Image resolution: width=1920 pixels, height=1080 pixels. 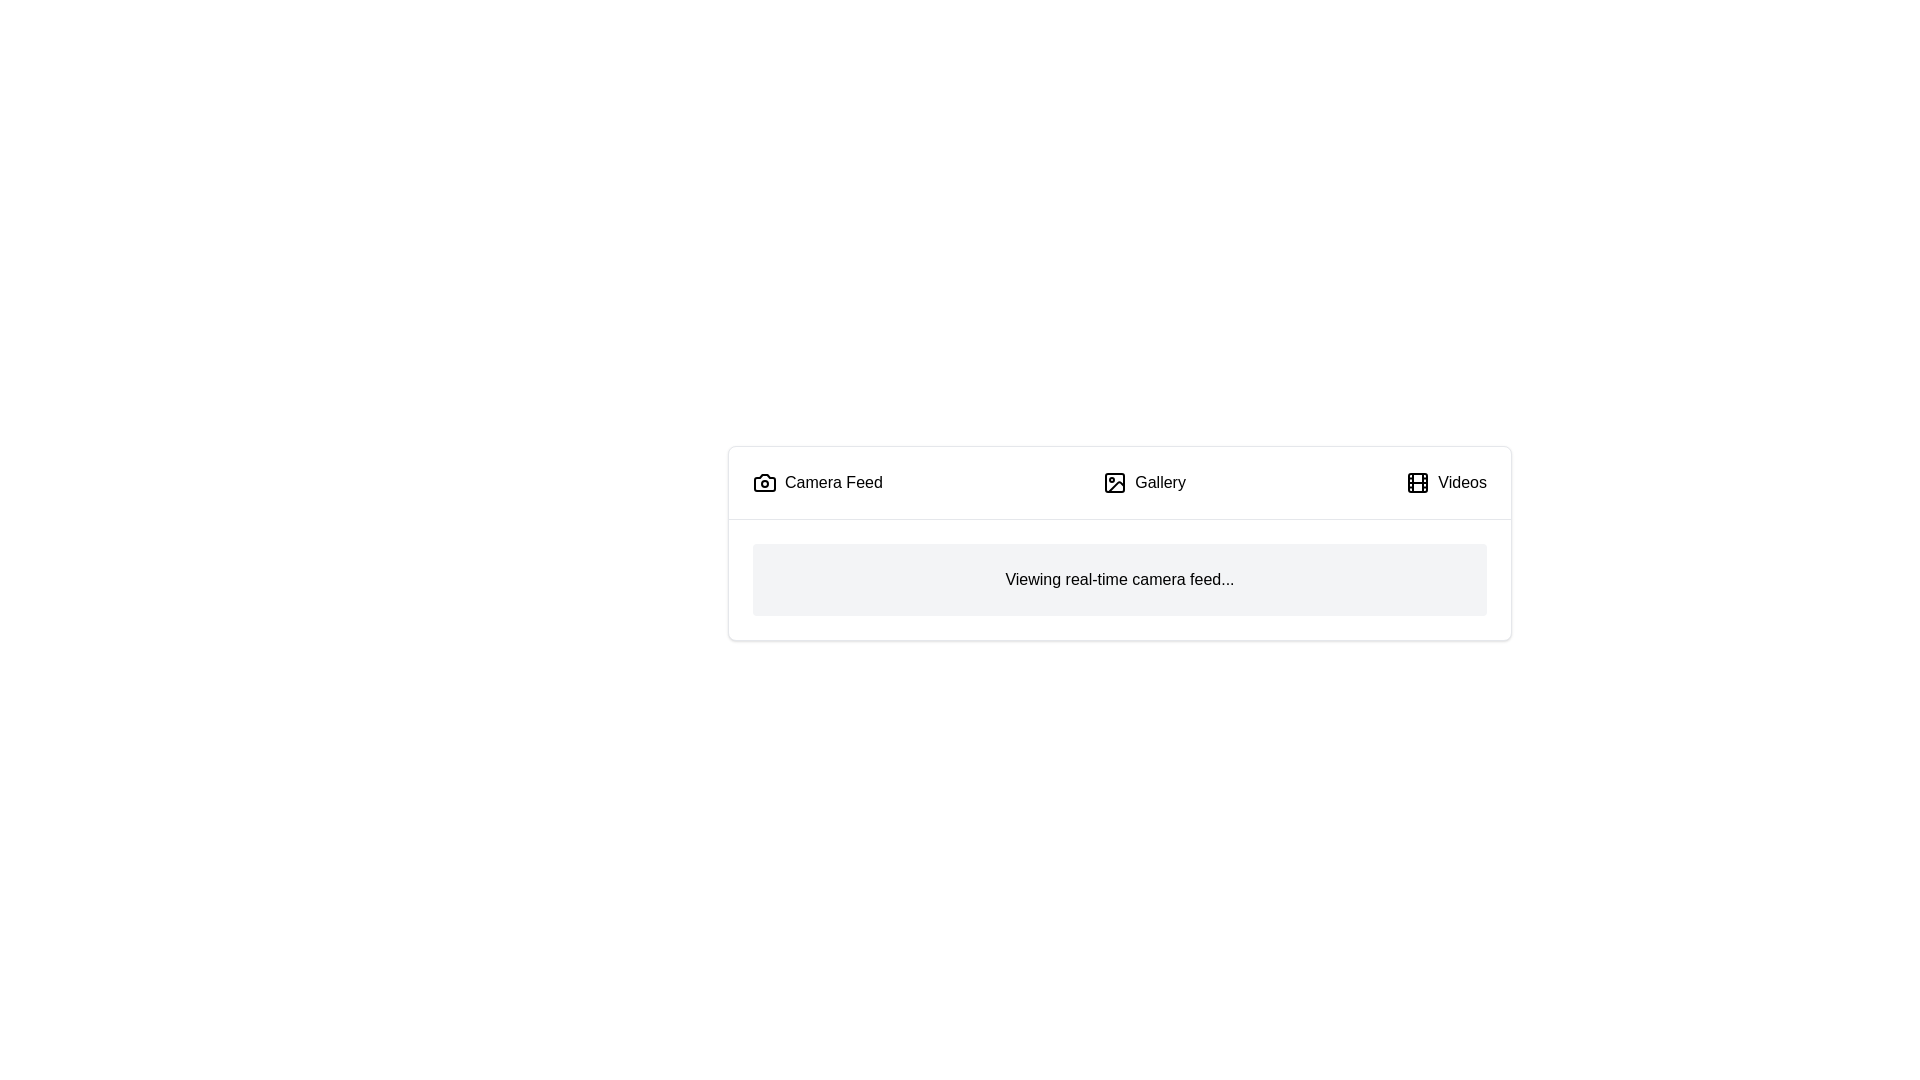 What do you see at coordinates (1143, 482) in the screenshot?
I see `the Gallery tab by clicking on it` at bounding box center [1143, 482].